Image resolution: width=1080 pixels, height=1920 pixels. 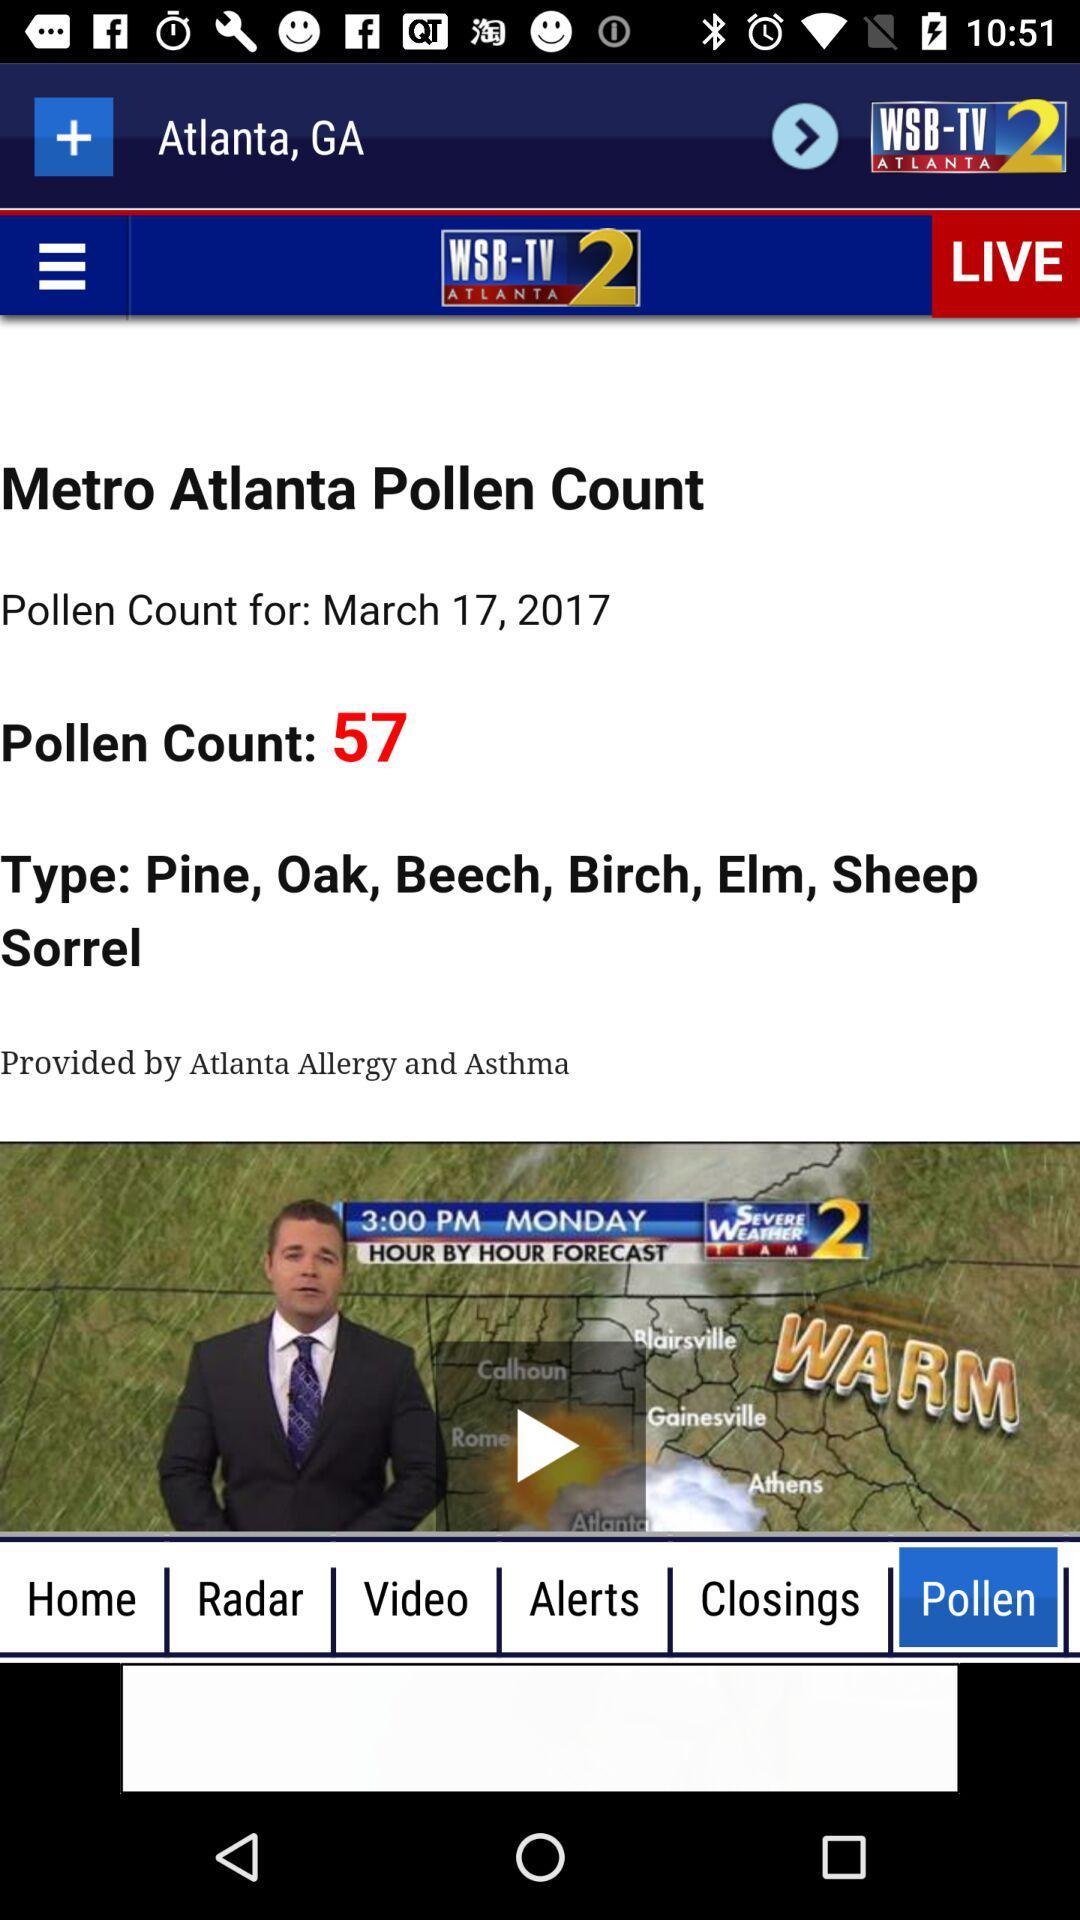 I want to click on check weather for selected city, so click(x=804, y=135).